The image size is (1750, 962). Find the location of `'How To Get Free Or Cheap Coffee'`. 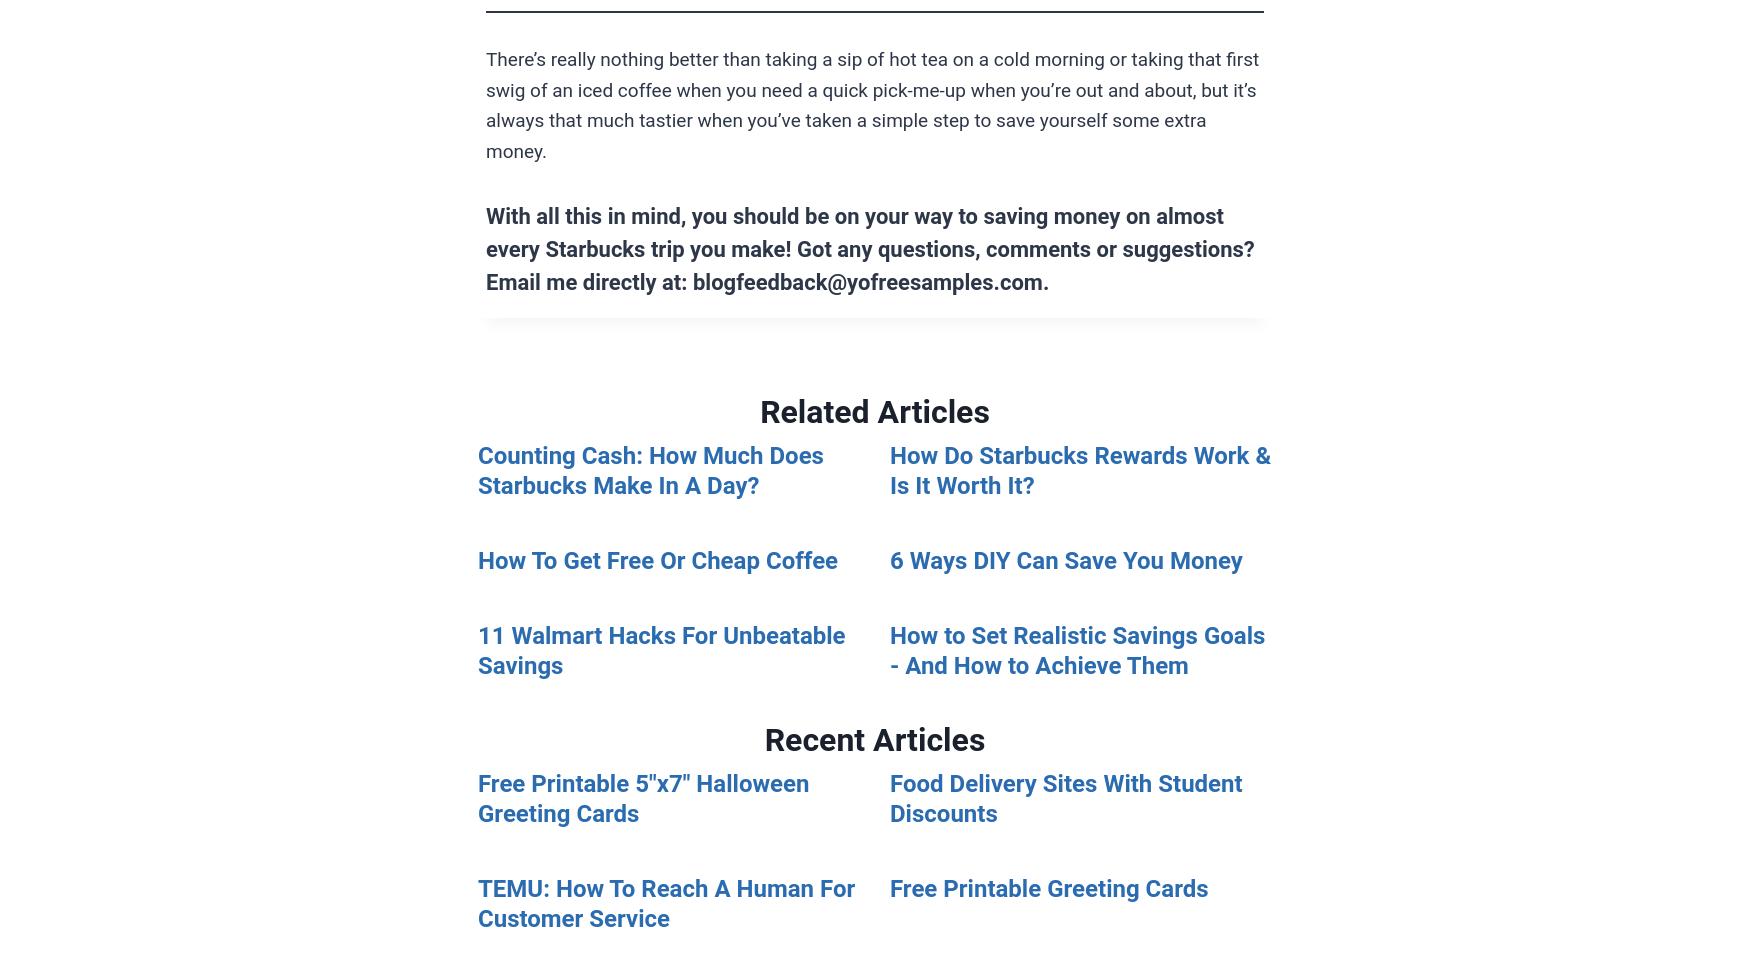

'How To Get Free Or Cheap Coffee' is located at coordinates (657, 559).